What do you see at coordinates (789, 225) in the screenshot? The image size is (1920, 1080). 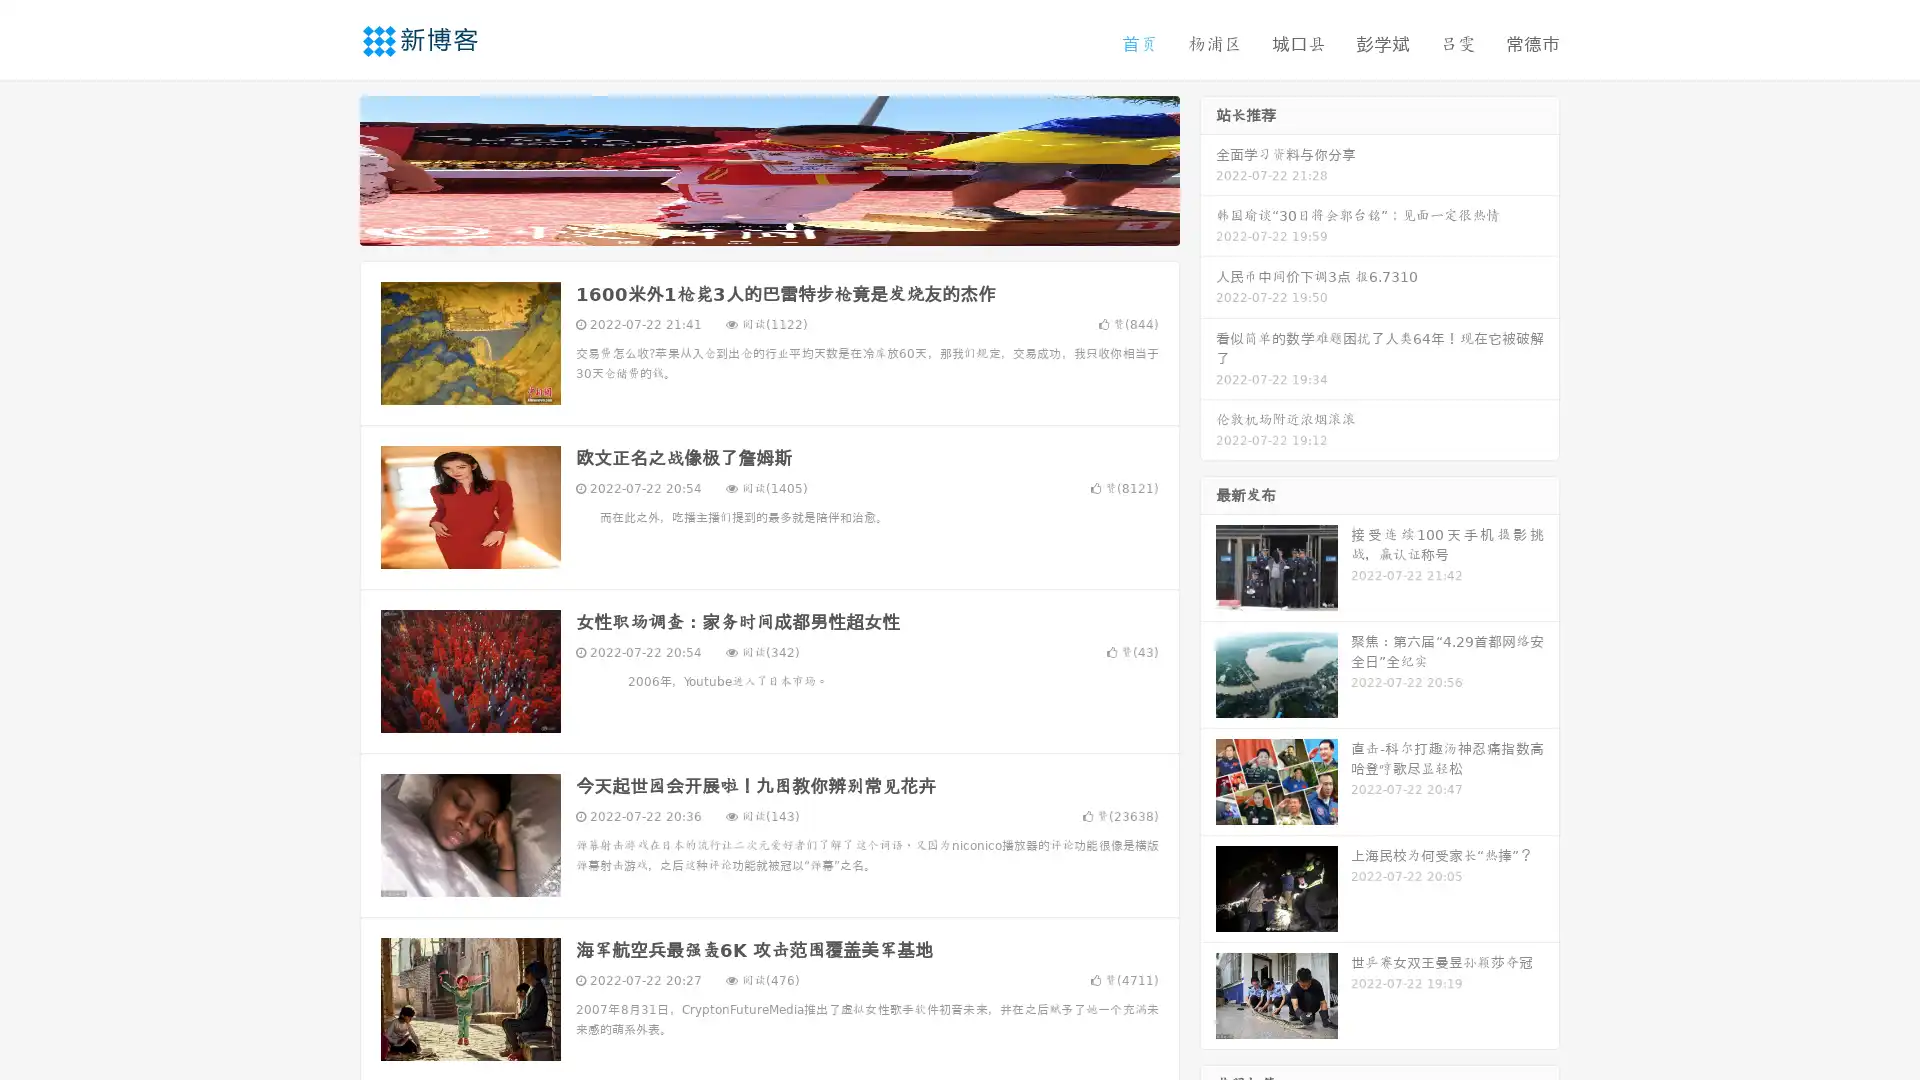 I see `Go to slide 3` at bounding box center [789, 225].